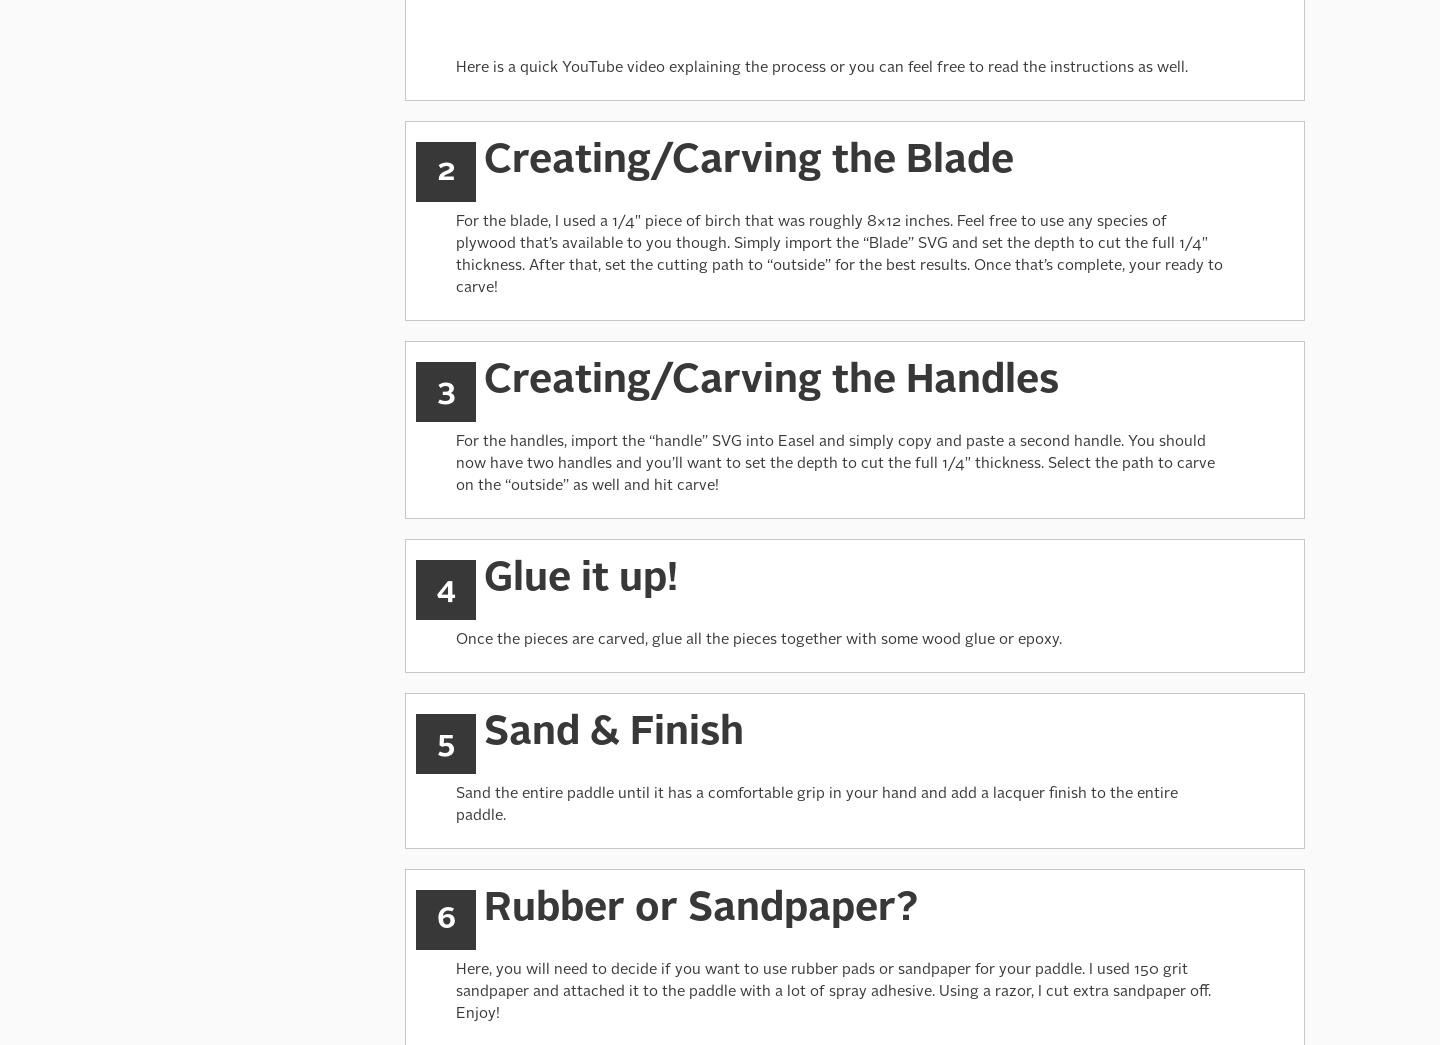 The image size is (1440, 1045). What do you see at coordinates (445, 587) in the screenshot?
I see `'4'` at bounding box center [445, 587].